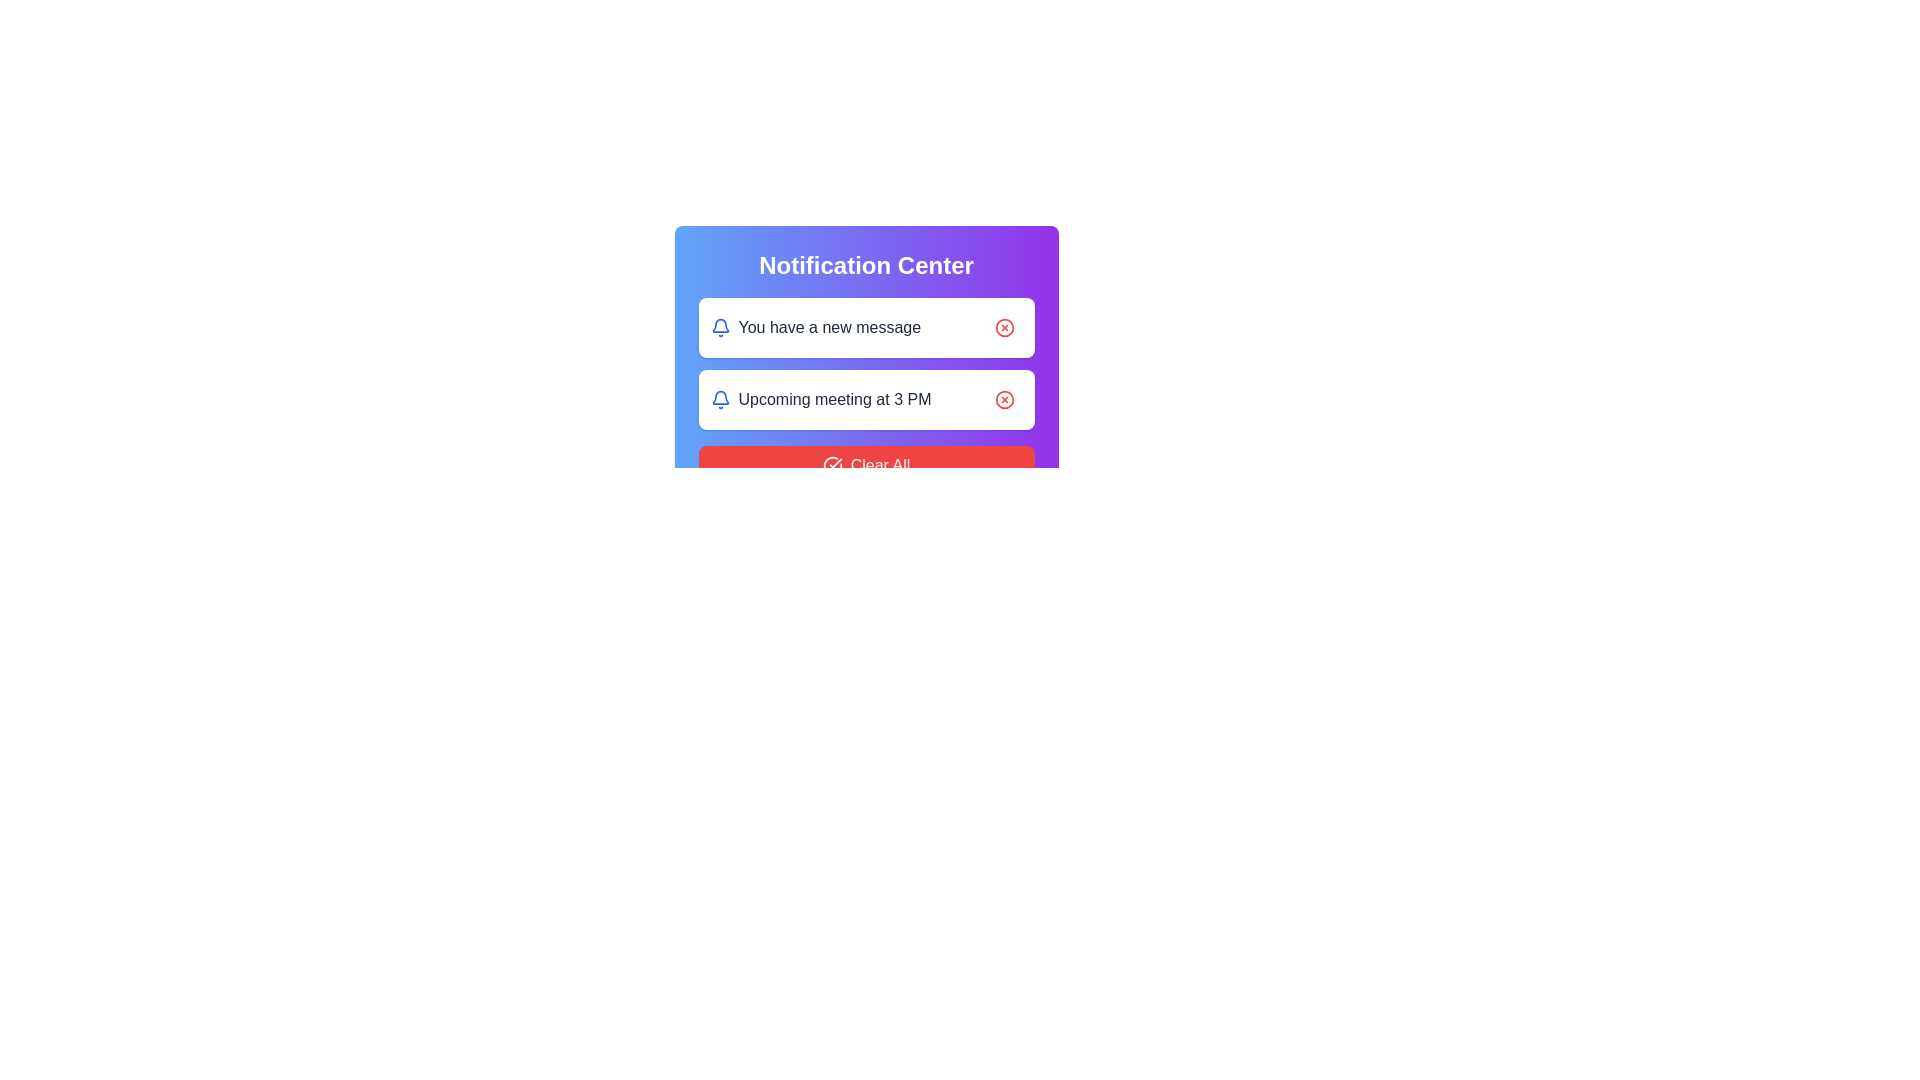 This screenshot has height=1080, width=1920. Describe the element at coordinates (720, 326) in the screenshot. I see `the bell icon indicating a new message in the Notification Center, which is located to the left of the text 'You have a new message'` at that location.